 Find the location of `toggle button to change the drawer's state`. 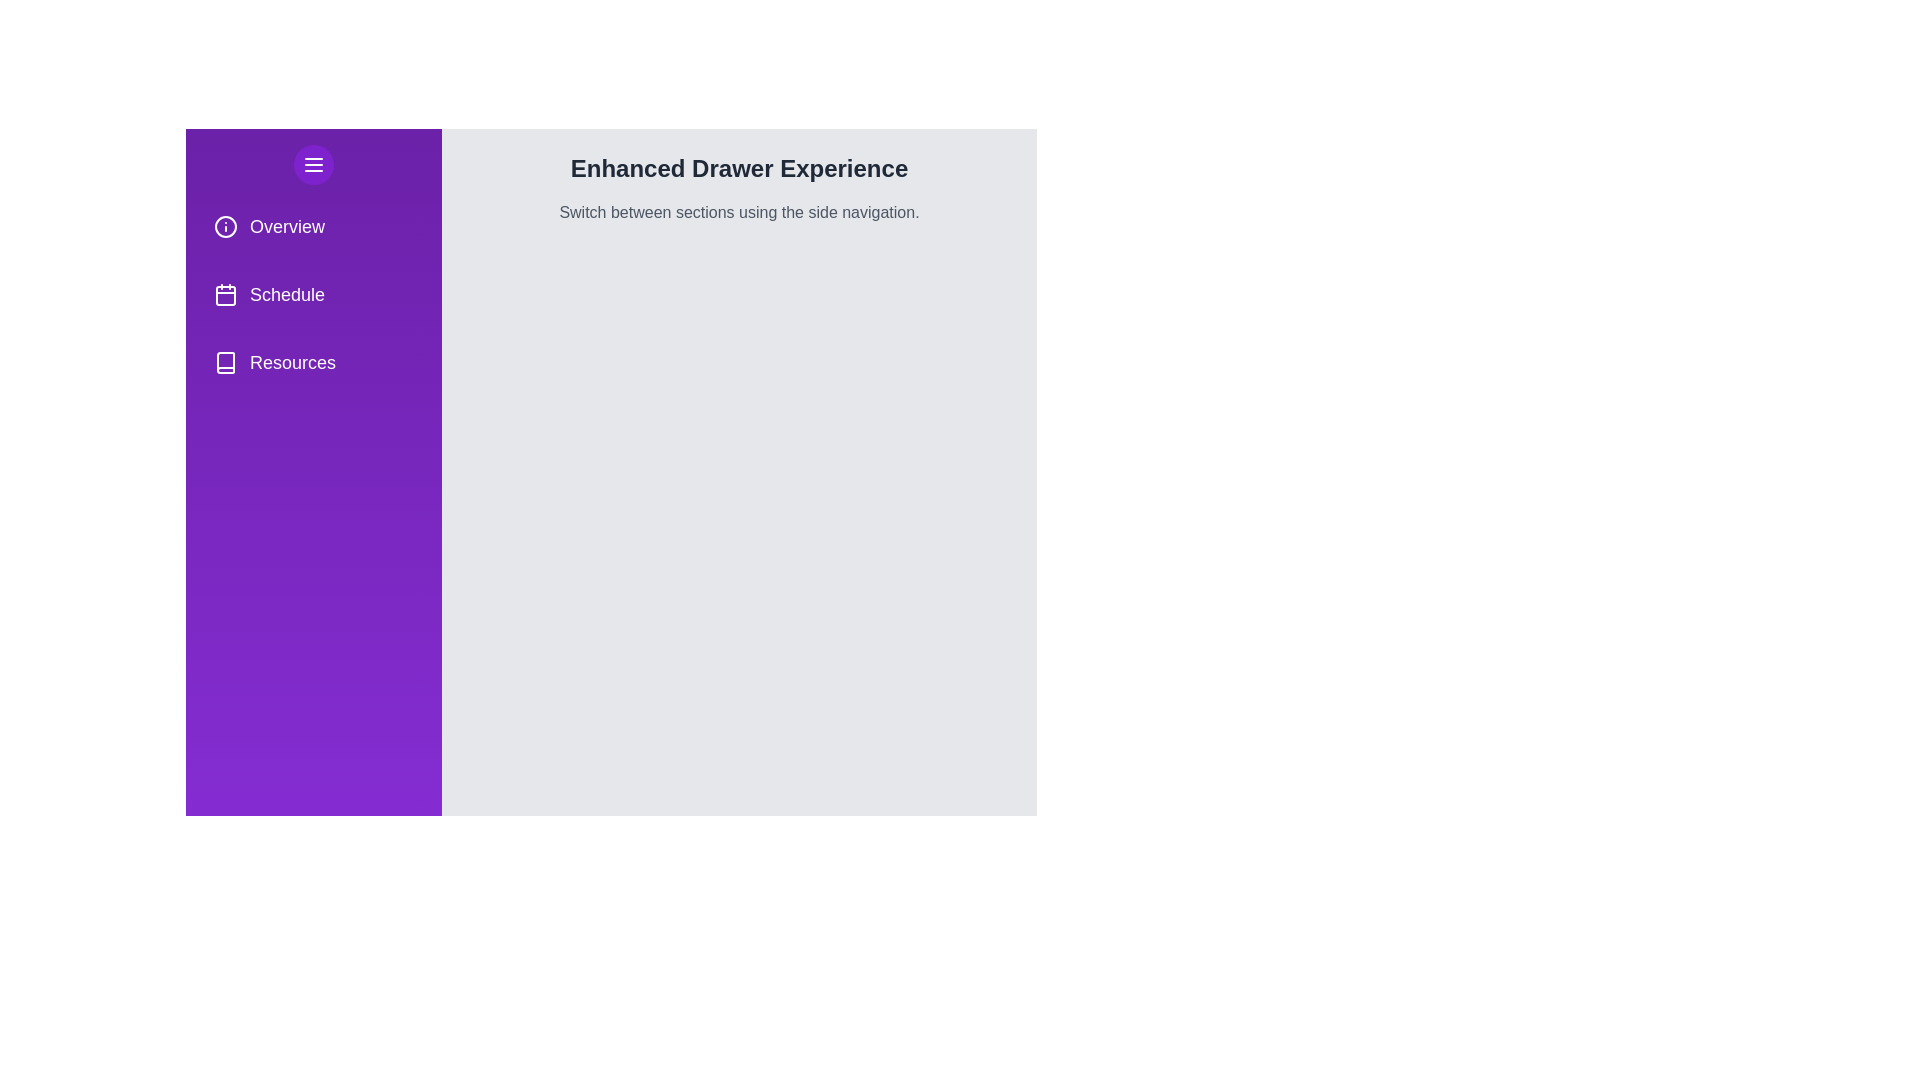

toggle button to change the drawer's state is located at coordinates (312, 164).